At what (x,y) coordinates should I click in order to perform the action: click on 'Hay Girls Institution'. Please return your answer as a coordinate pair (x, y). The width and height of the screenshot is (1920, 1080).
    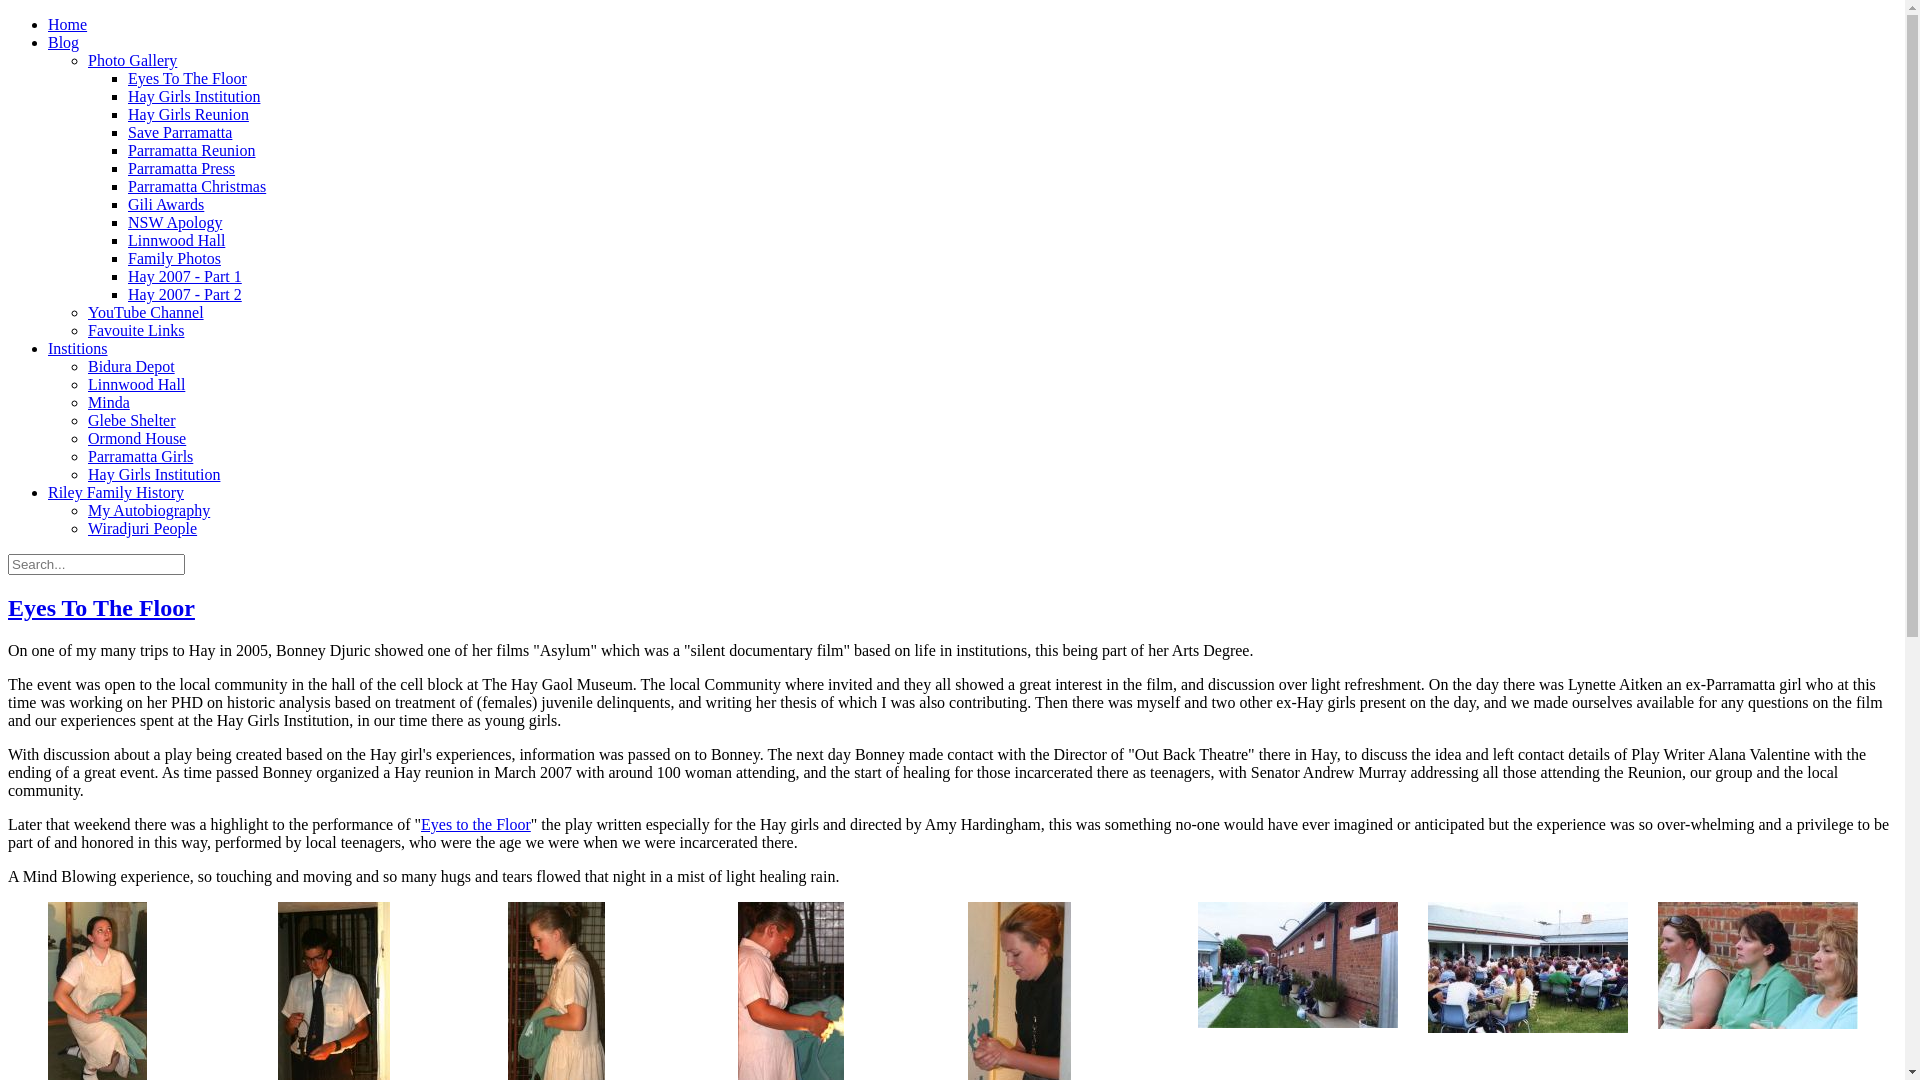
    Looking at the image, I should click on (152, 474).